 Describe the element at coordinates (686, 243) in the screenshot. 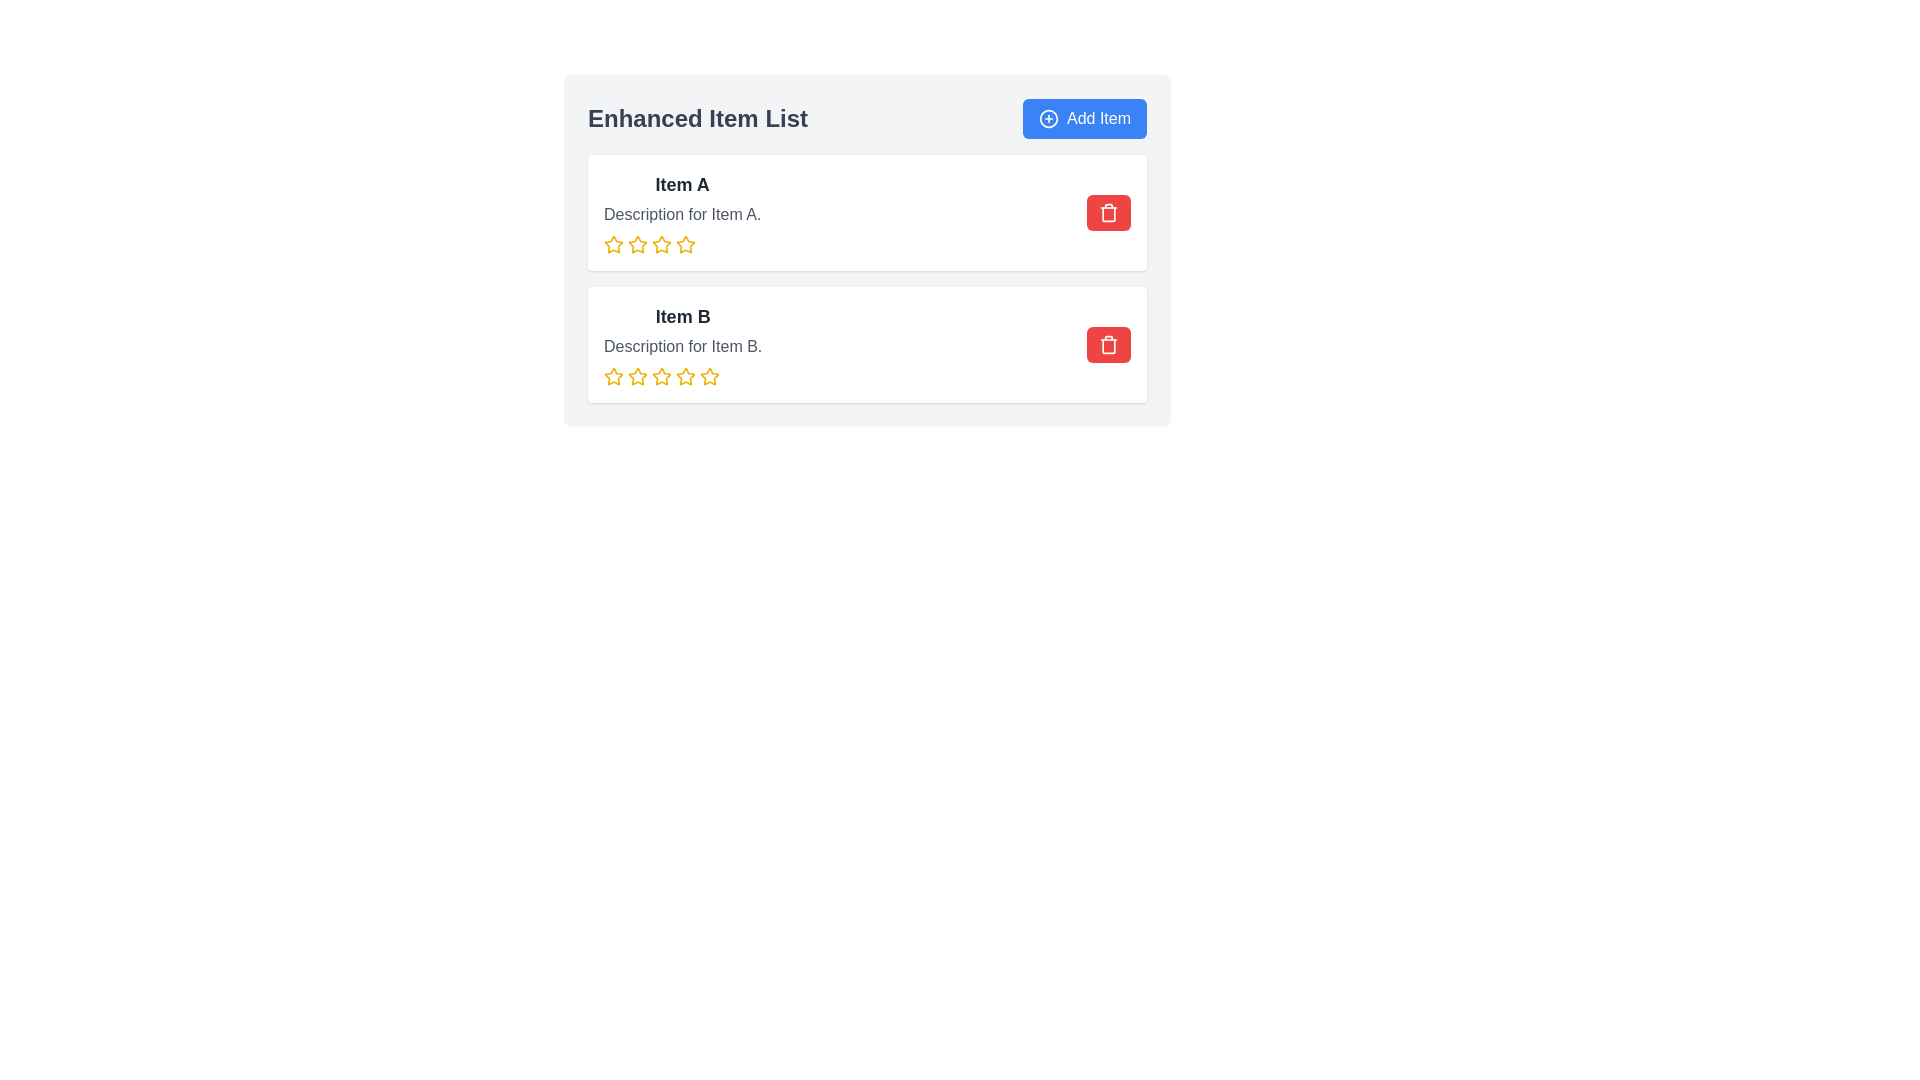

I see `the fourth star from the left in the row of five stars under the 'Item A' section` at that location.